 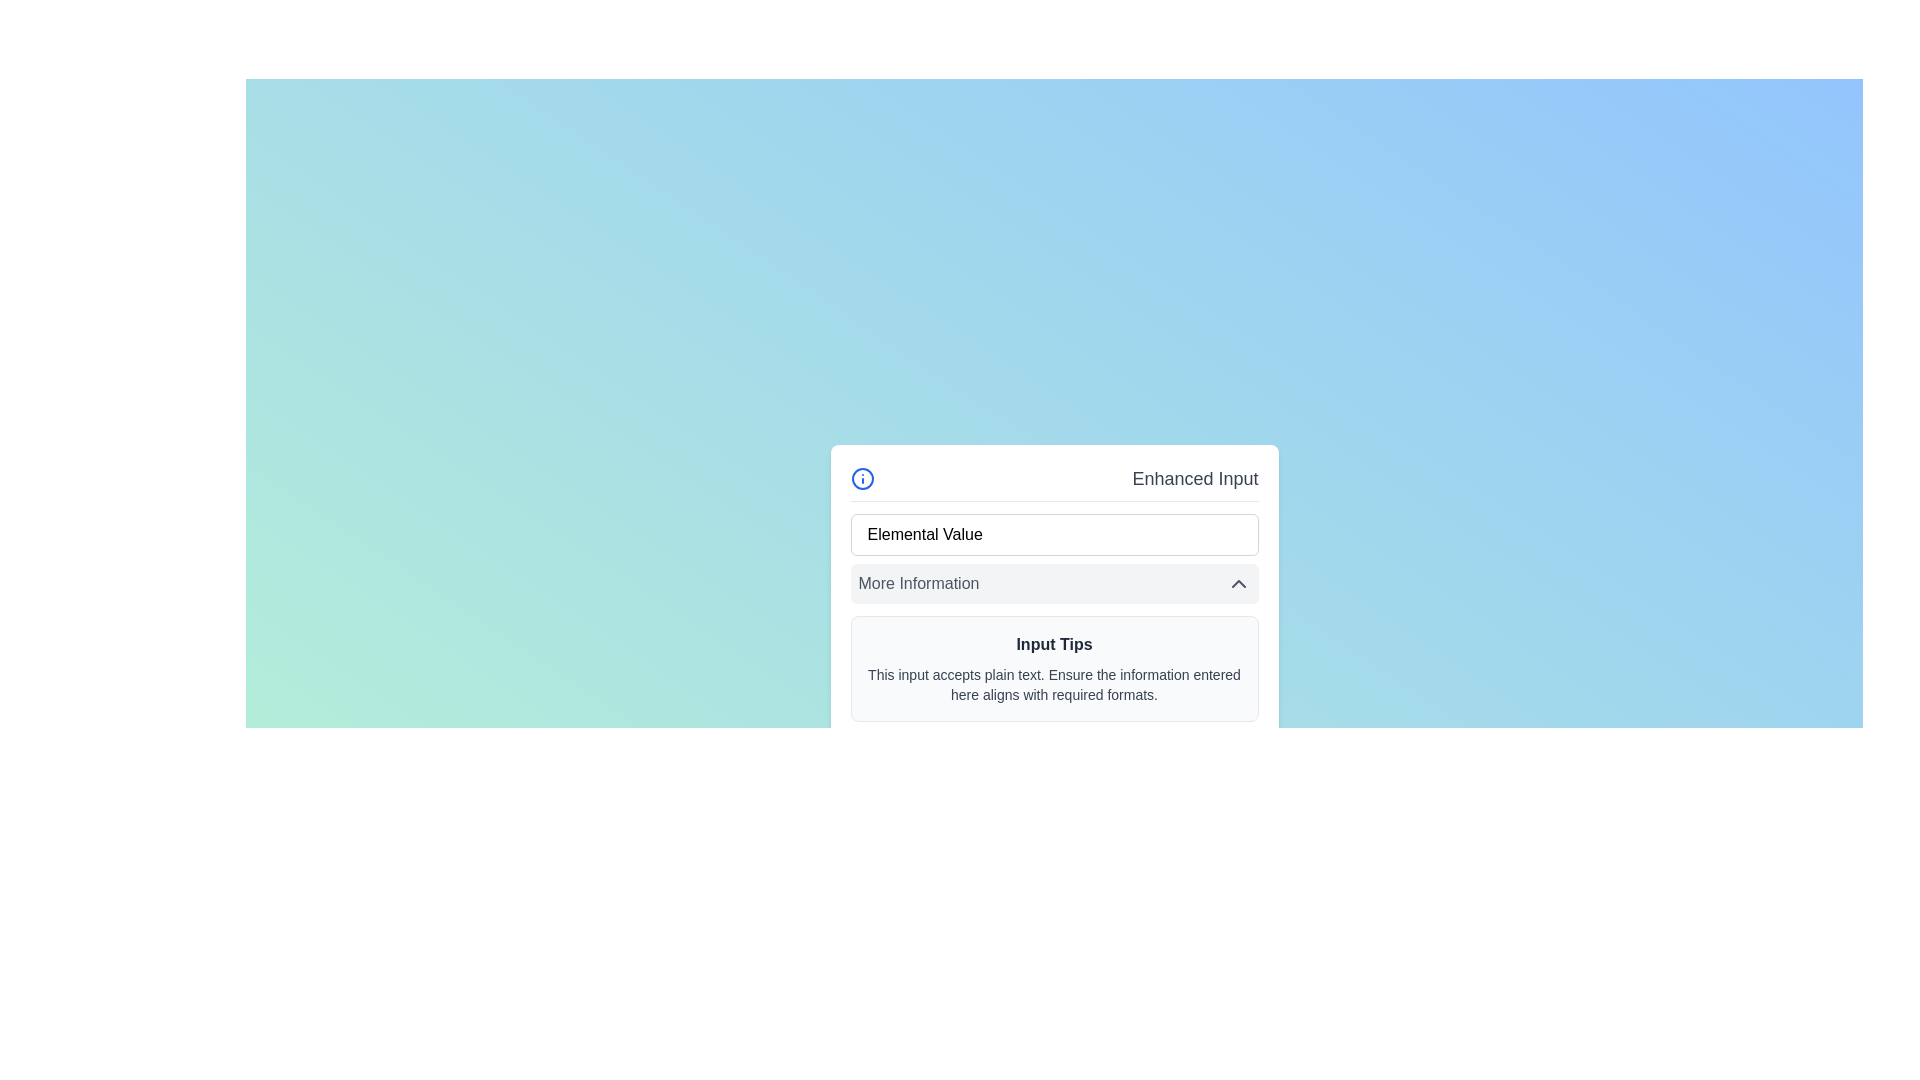 I want to click on the Collapsible Header element located below the 'Elemental Value' text input field and above 'Input Tips', so click(x=1053, y=583).